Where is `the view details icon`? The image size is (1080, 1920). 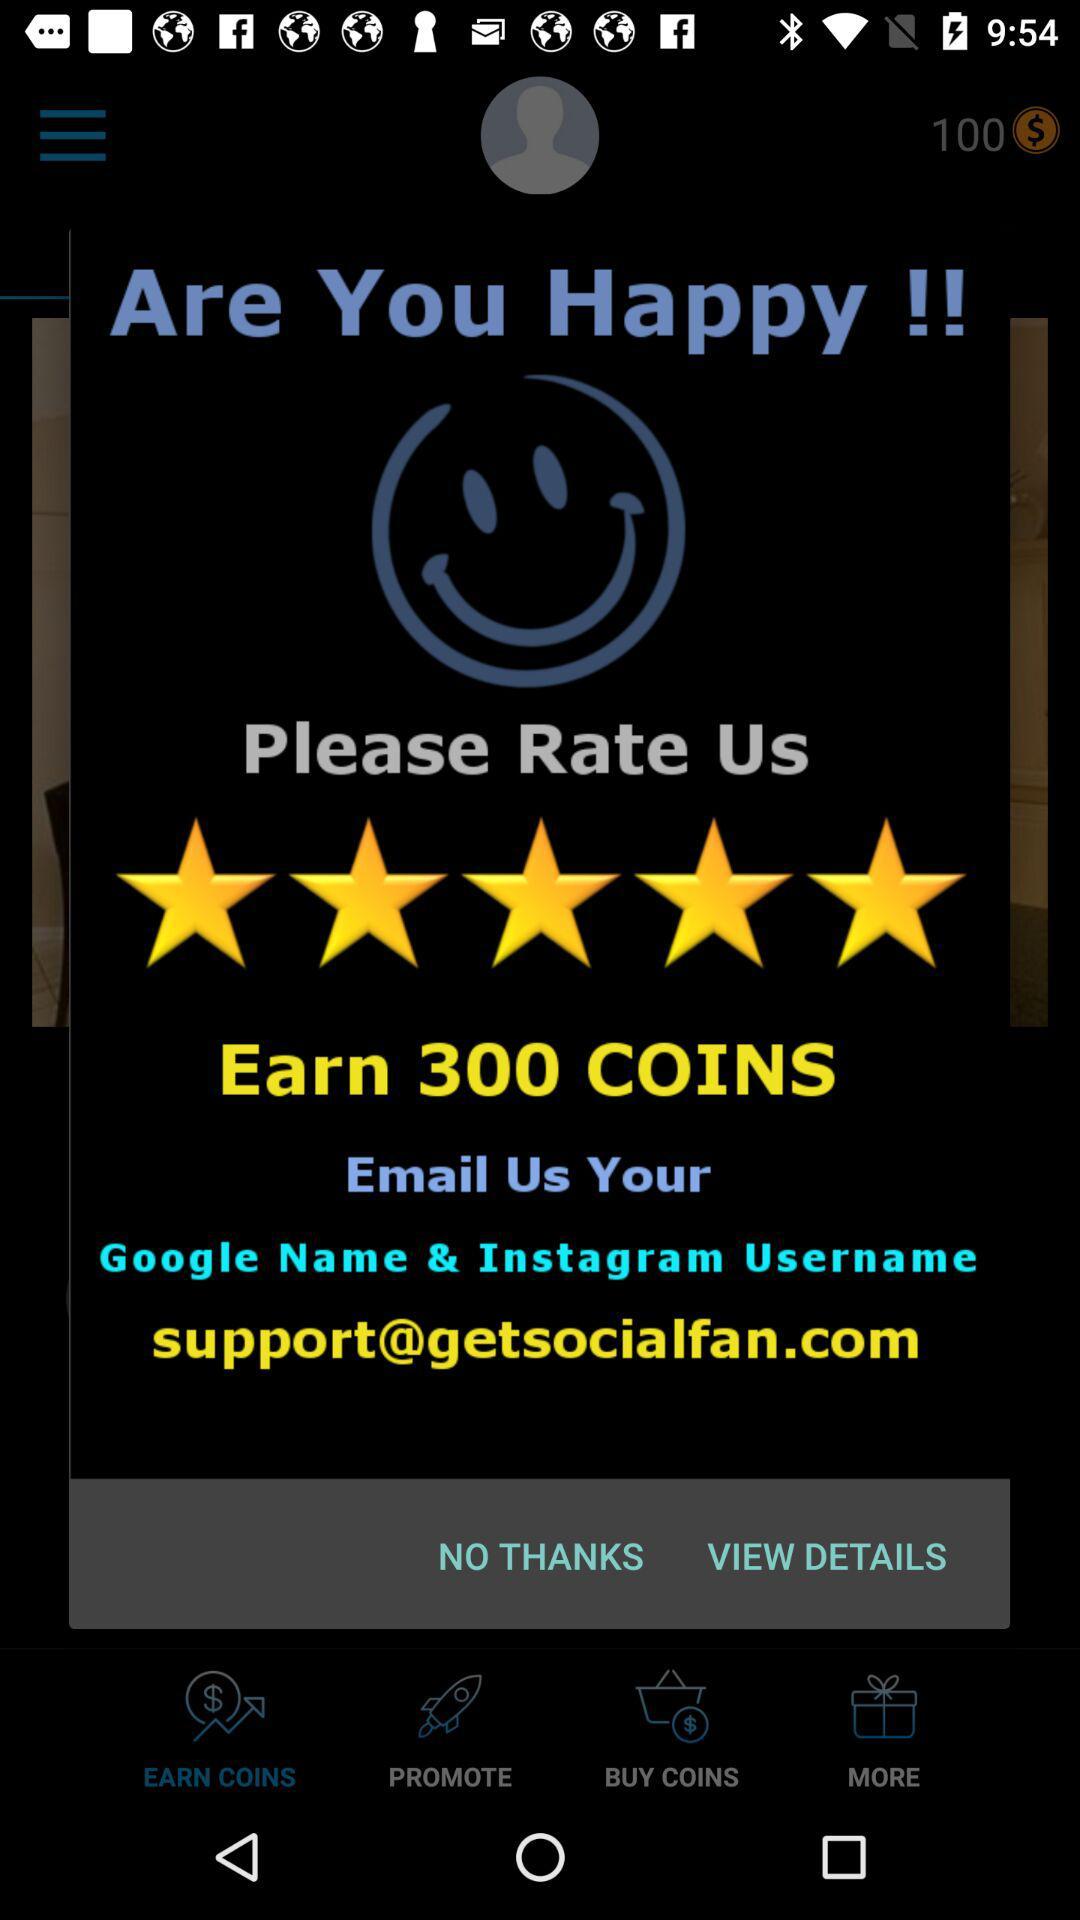
the view details icon is located at coordinates (827, 1554).